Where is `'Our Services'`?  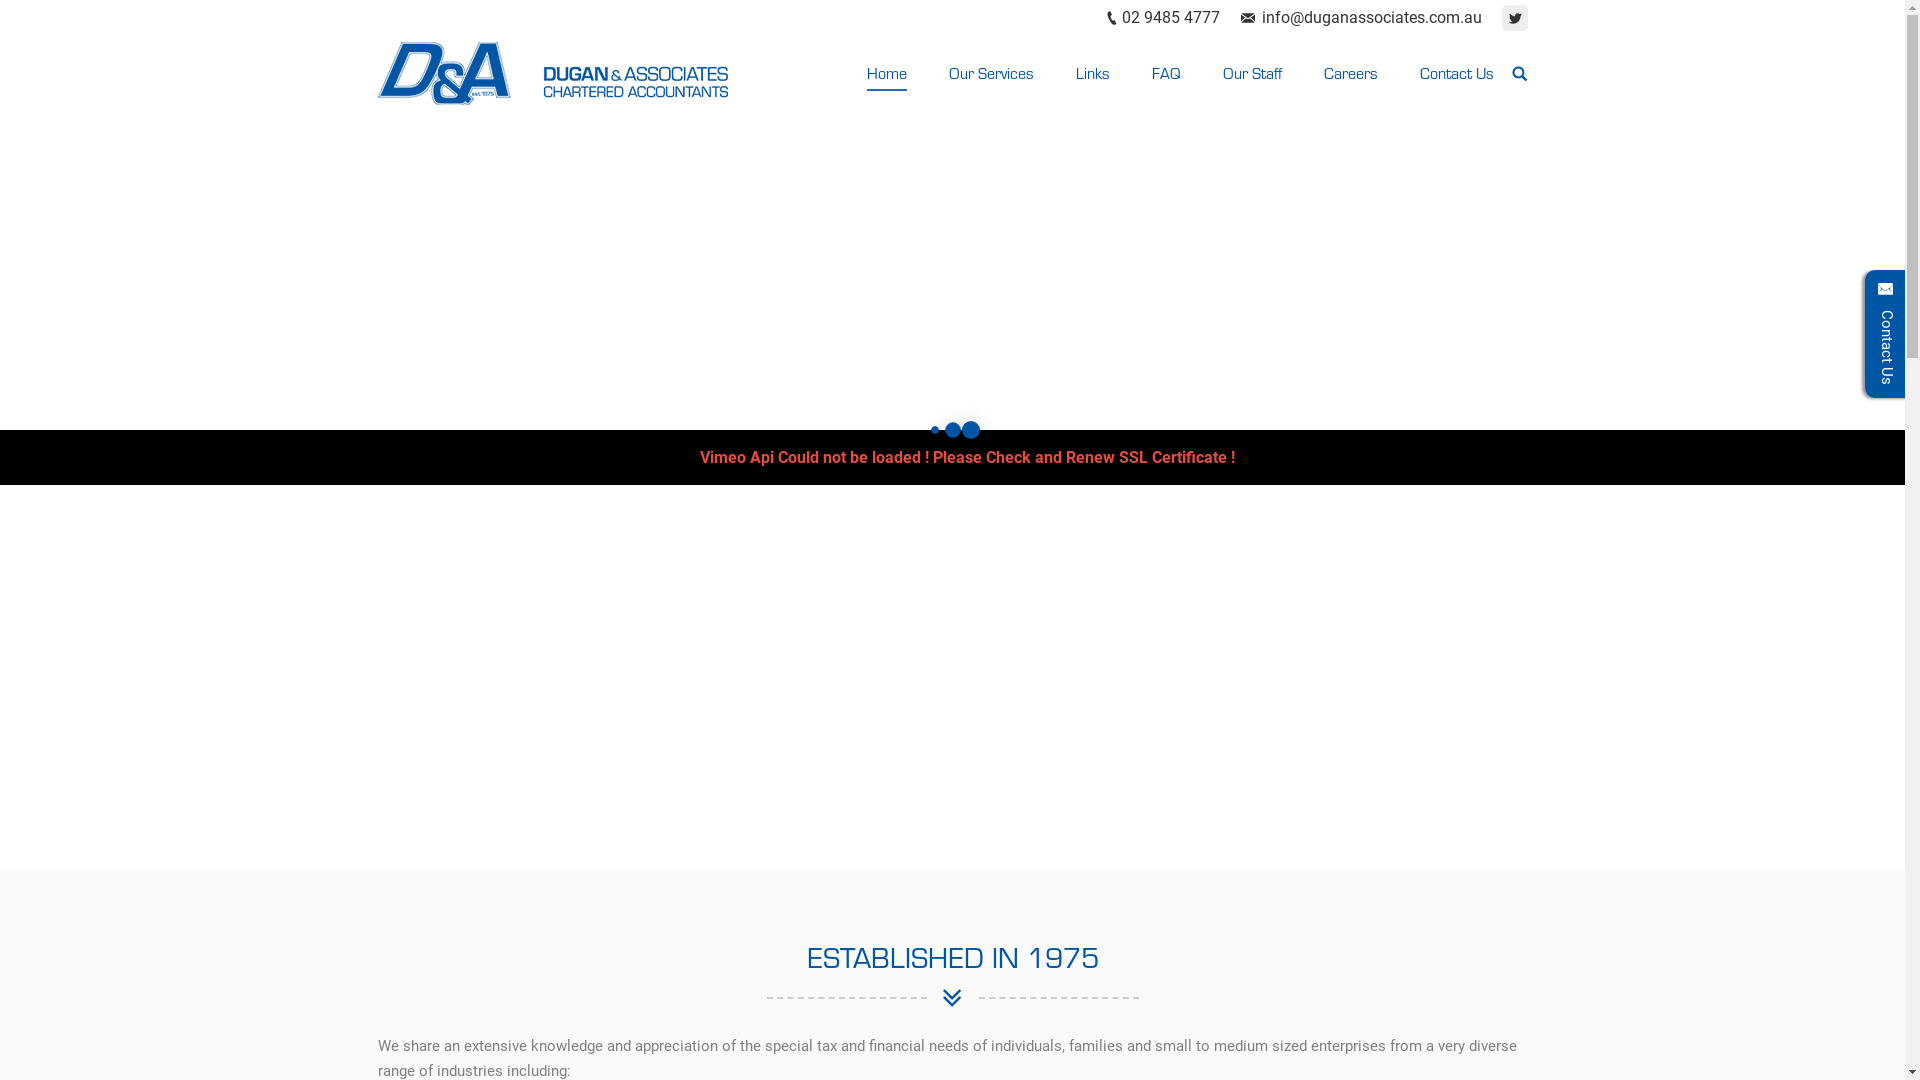
'Our Services' is located at coordinates (992, 72).